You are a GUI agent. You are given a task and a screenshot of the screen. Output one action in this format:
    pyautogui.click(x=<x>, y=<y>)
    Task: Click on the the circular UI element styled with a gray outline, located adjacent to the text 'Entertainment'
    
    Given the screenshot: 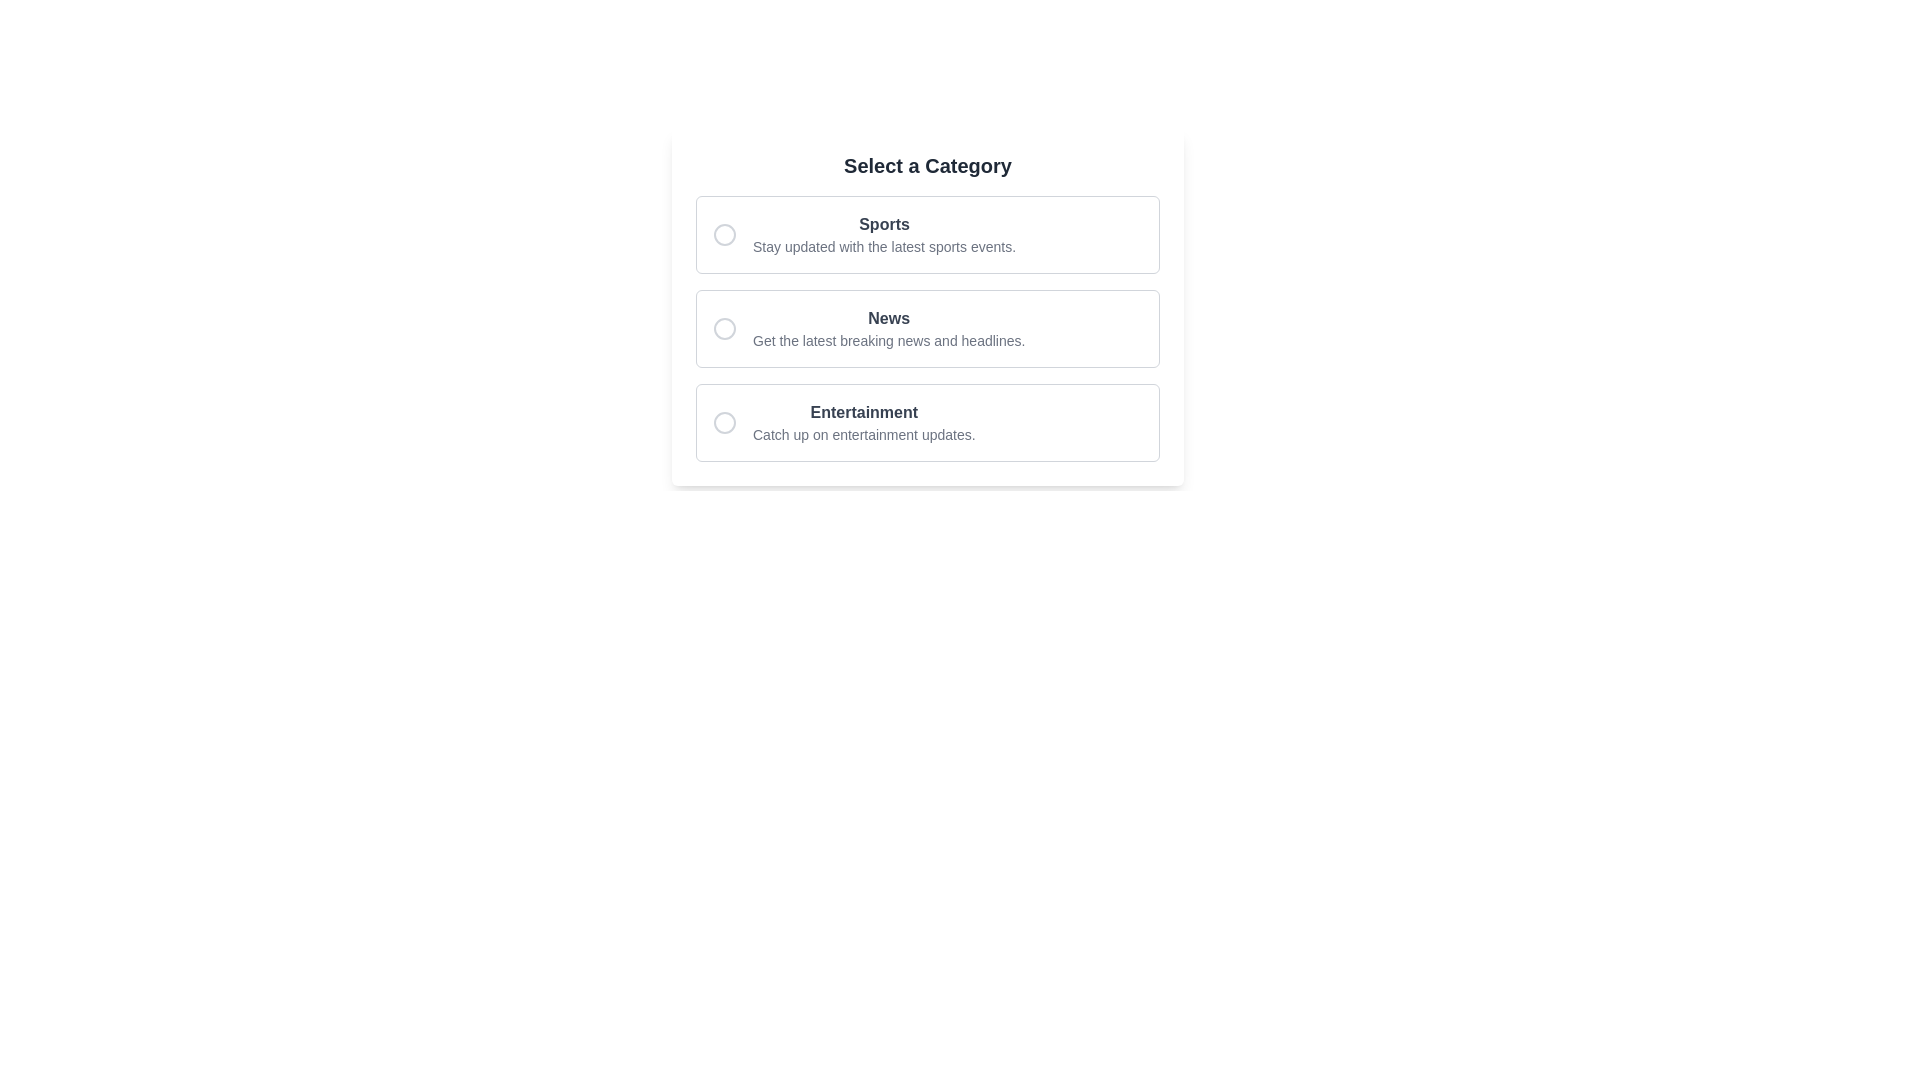 What is the action you would take?
    pyautogui.click(x=723, y=422)
    